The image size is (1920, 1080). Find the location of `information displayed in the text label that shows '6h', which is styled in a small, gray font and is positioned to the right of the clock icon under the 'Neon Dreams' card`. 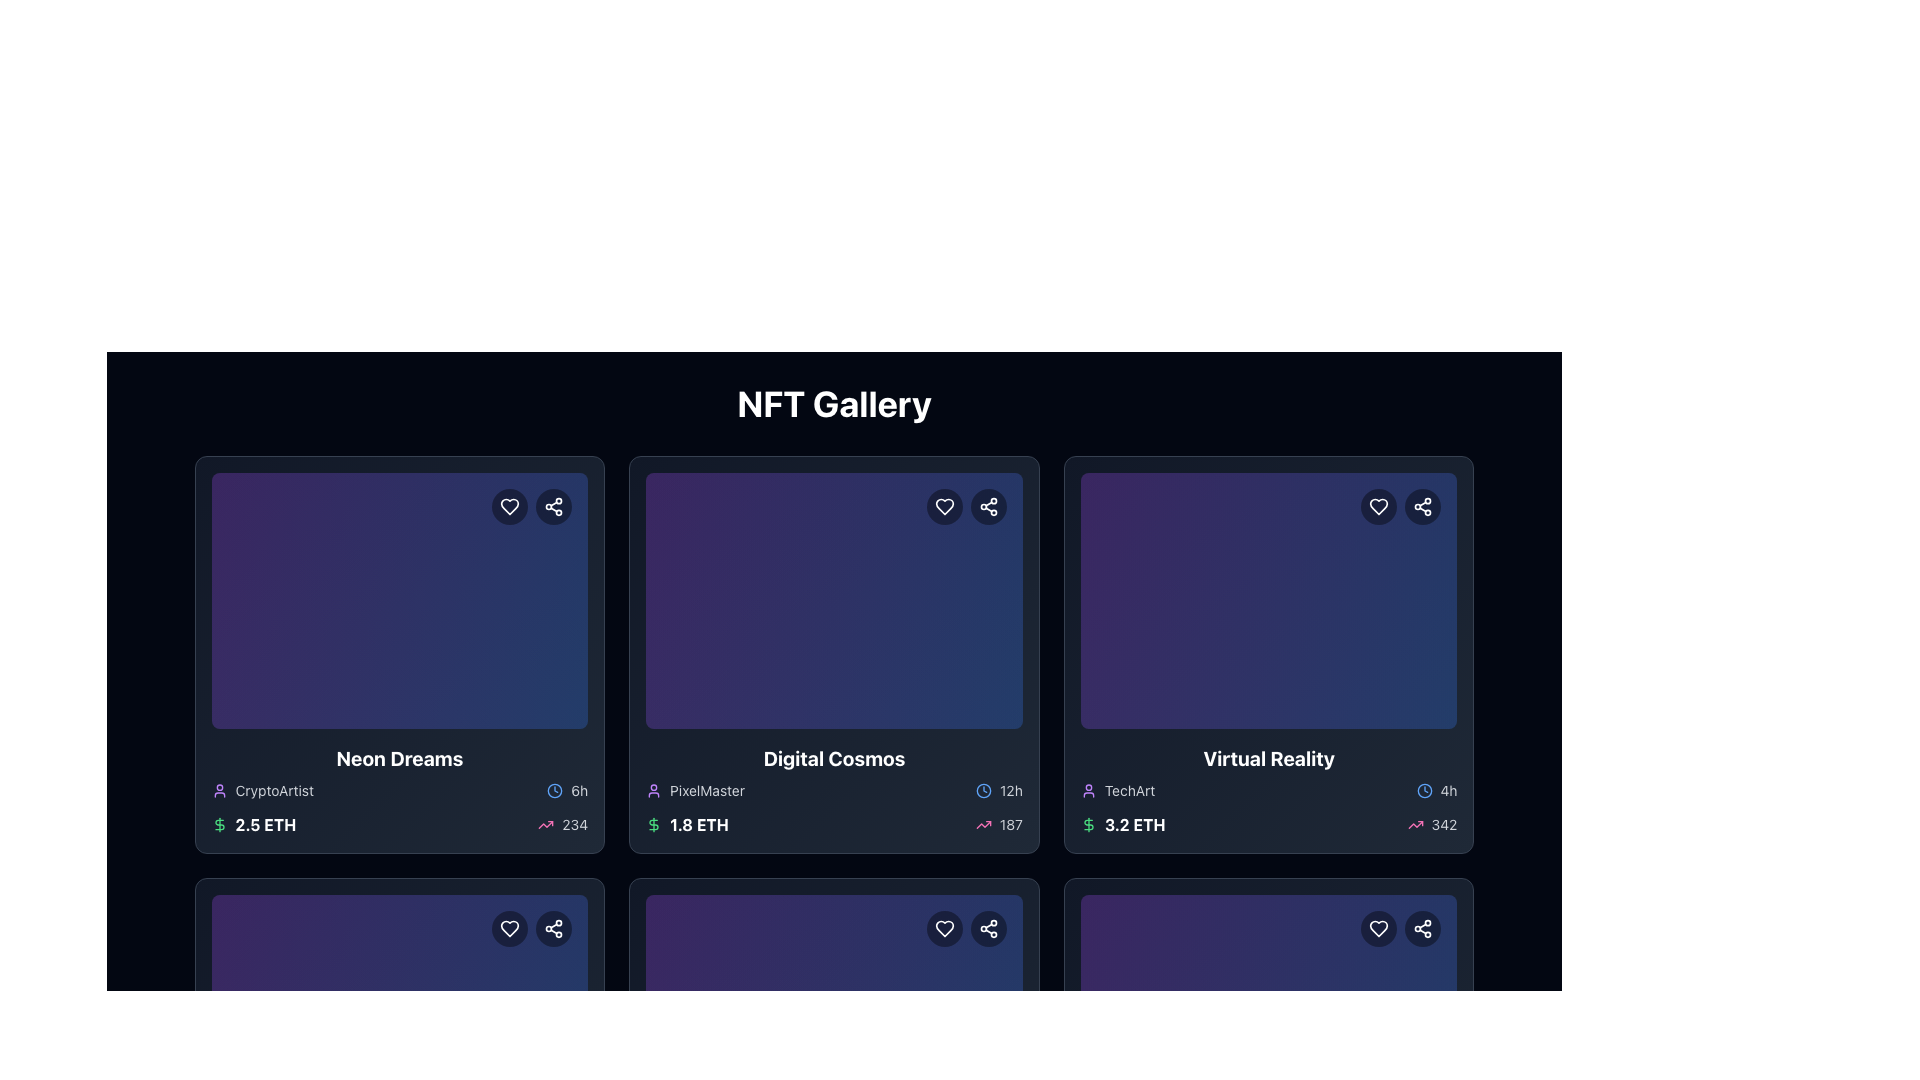

information displayed in the text label that shows '6h', which is styled in a small, gray font and is positioned to the right of the clock icon under the 'Neon Dreams' card is located at coordinates (578, 789).